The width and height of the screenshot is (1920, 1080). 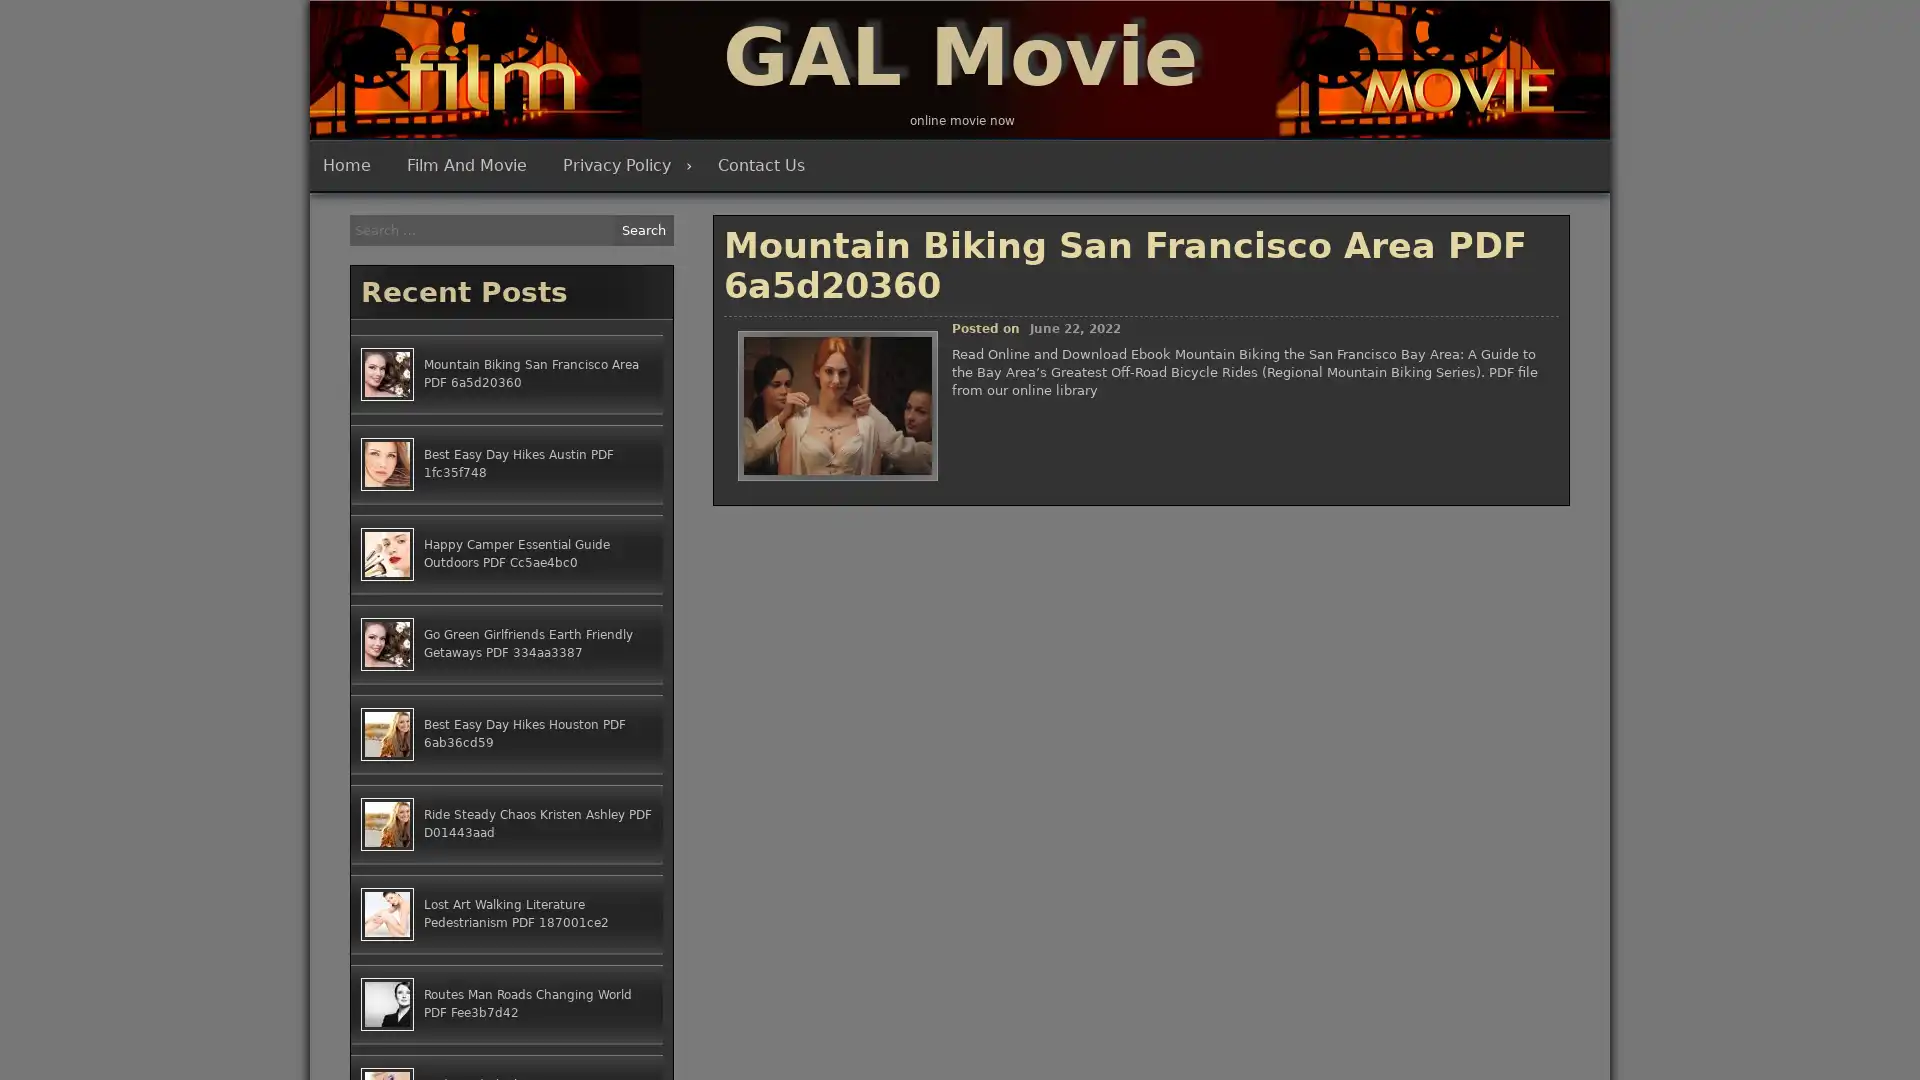 What do you see at coordinates (643, 229) in the screenshot?
I see `Search` at bounding box center [643, 229].